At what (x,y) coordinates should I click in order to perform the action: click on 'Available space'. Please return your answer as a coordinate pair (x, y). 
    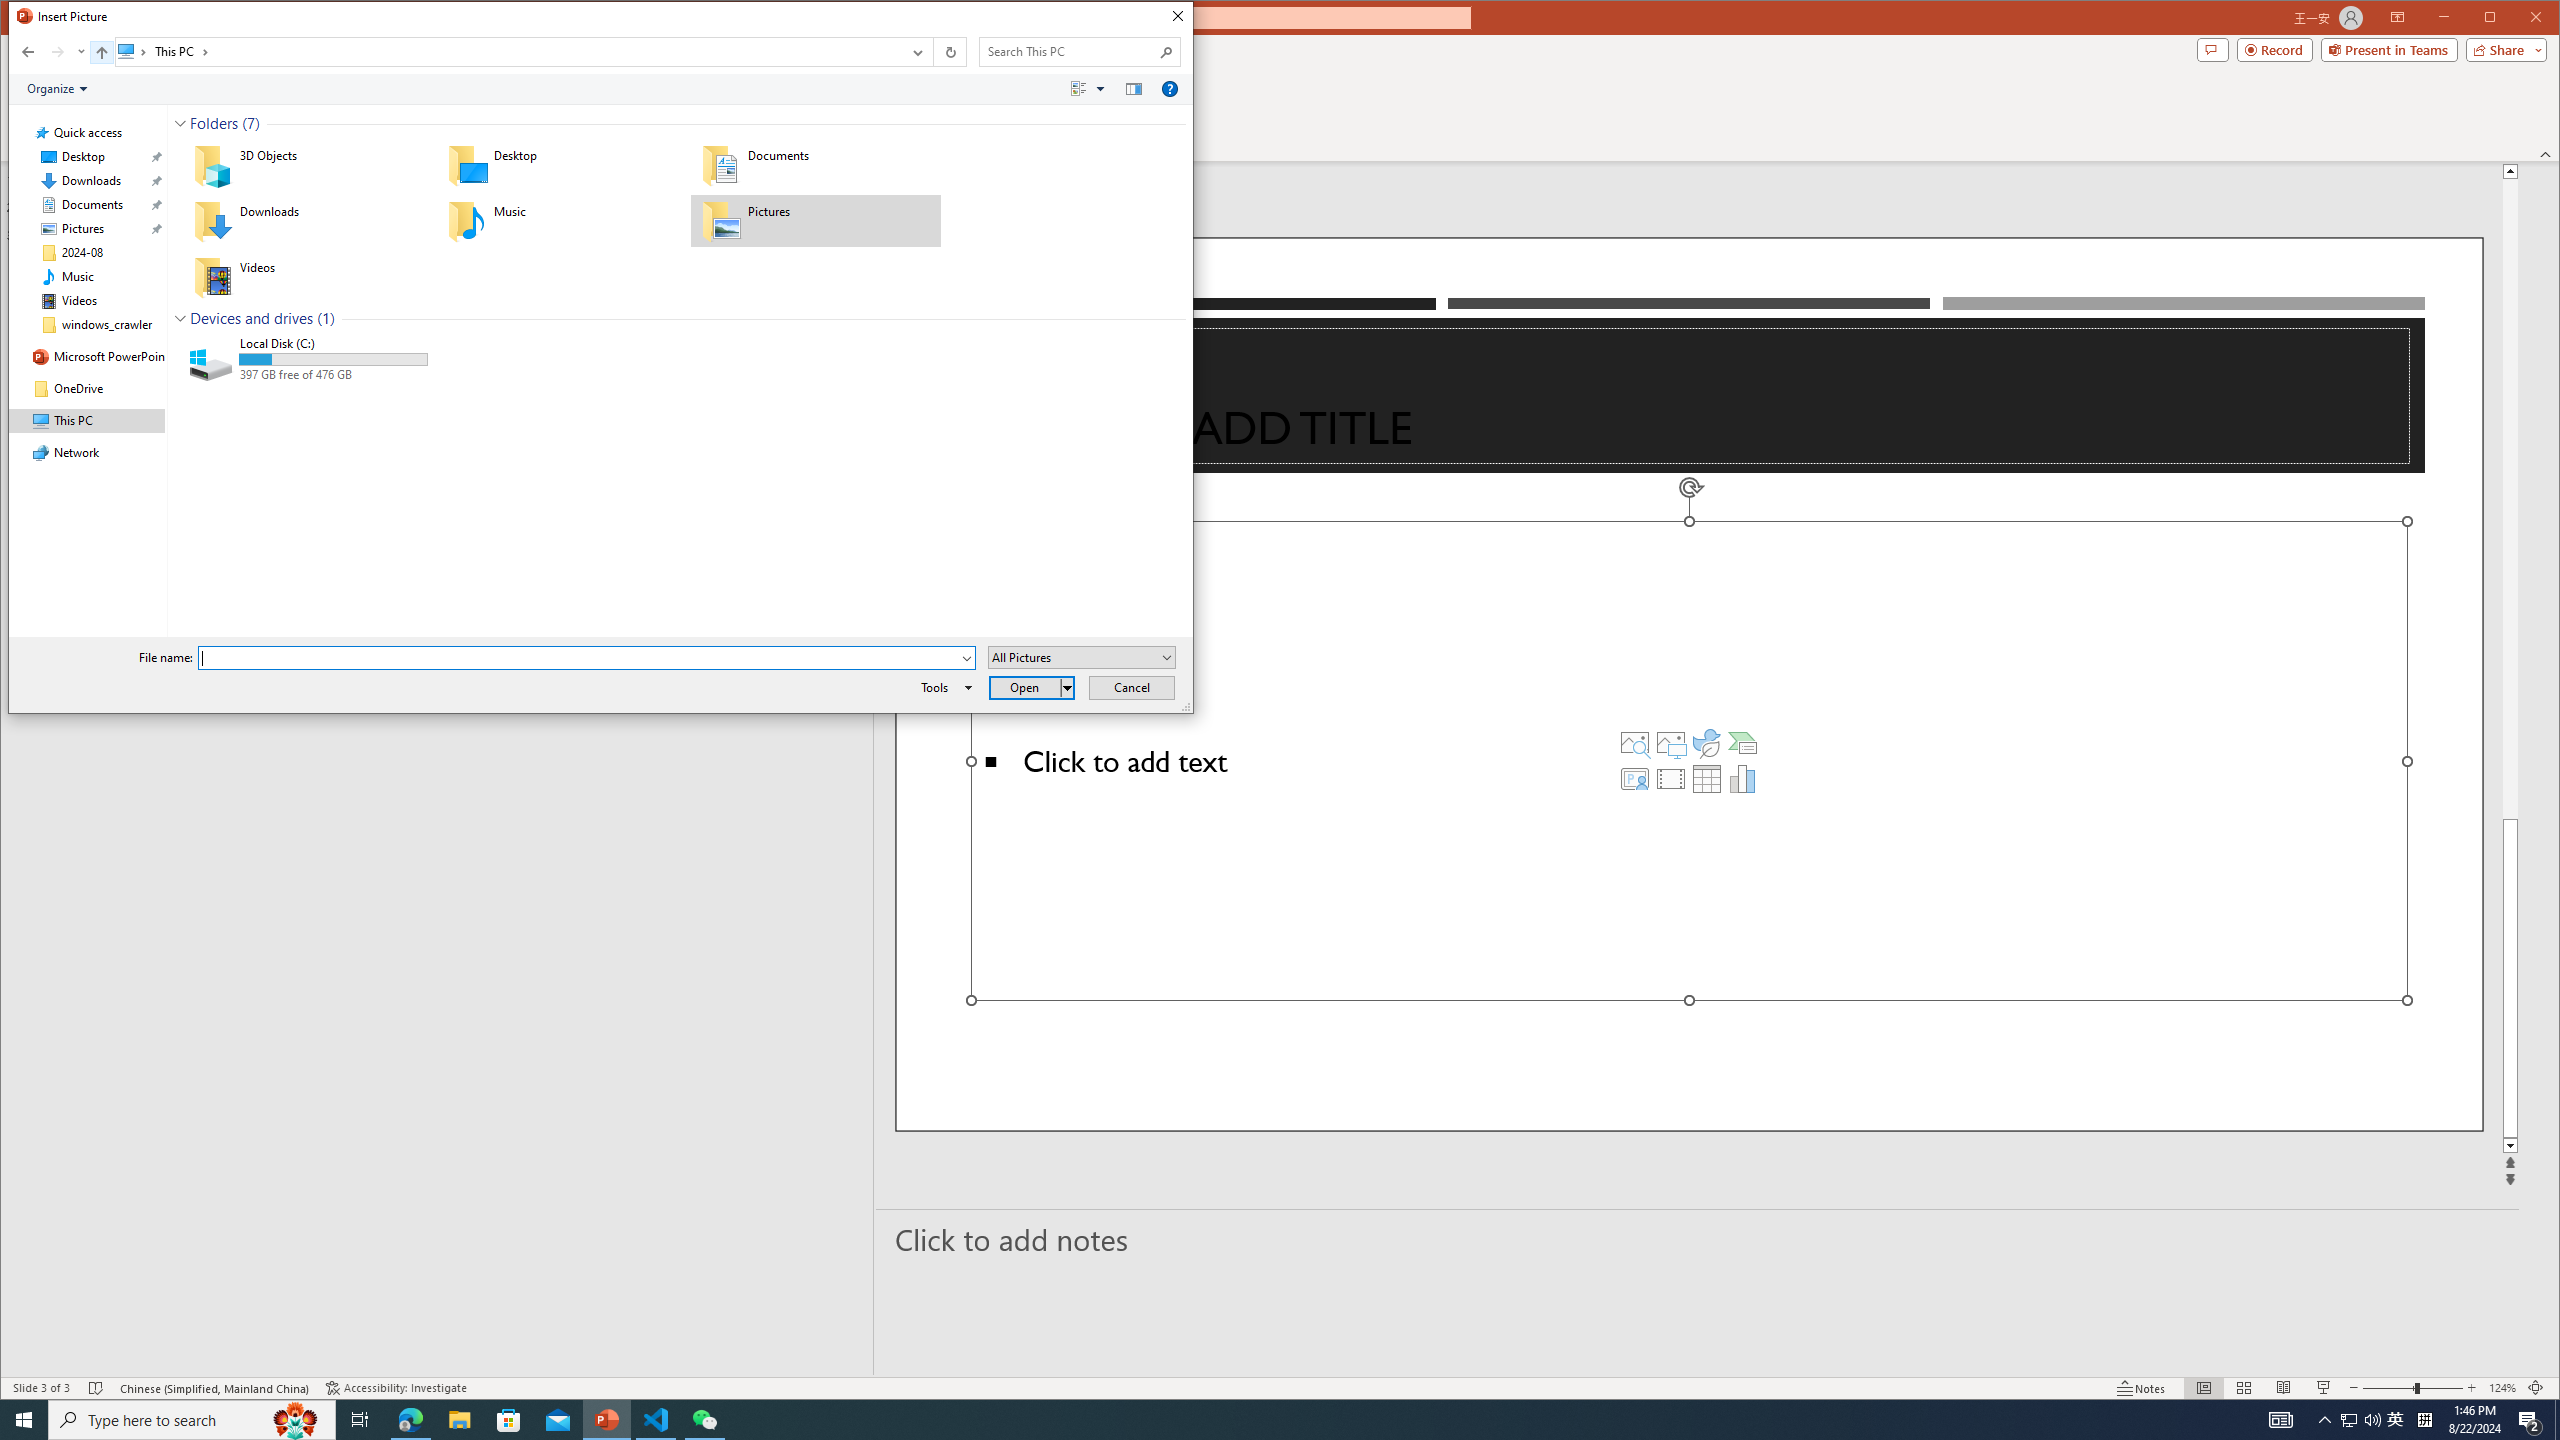
    Looking at the image, I should click on (334, 375).